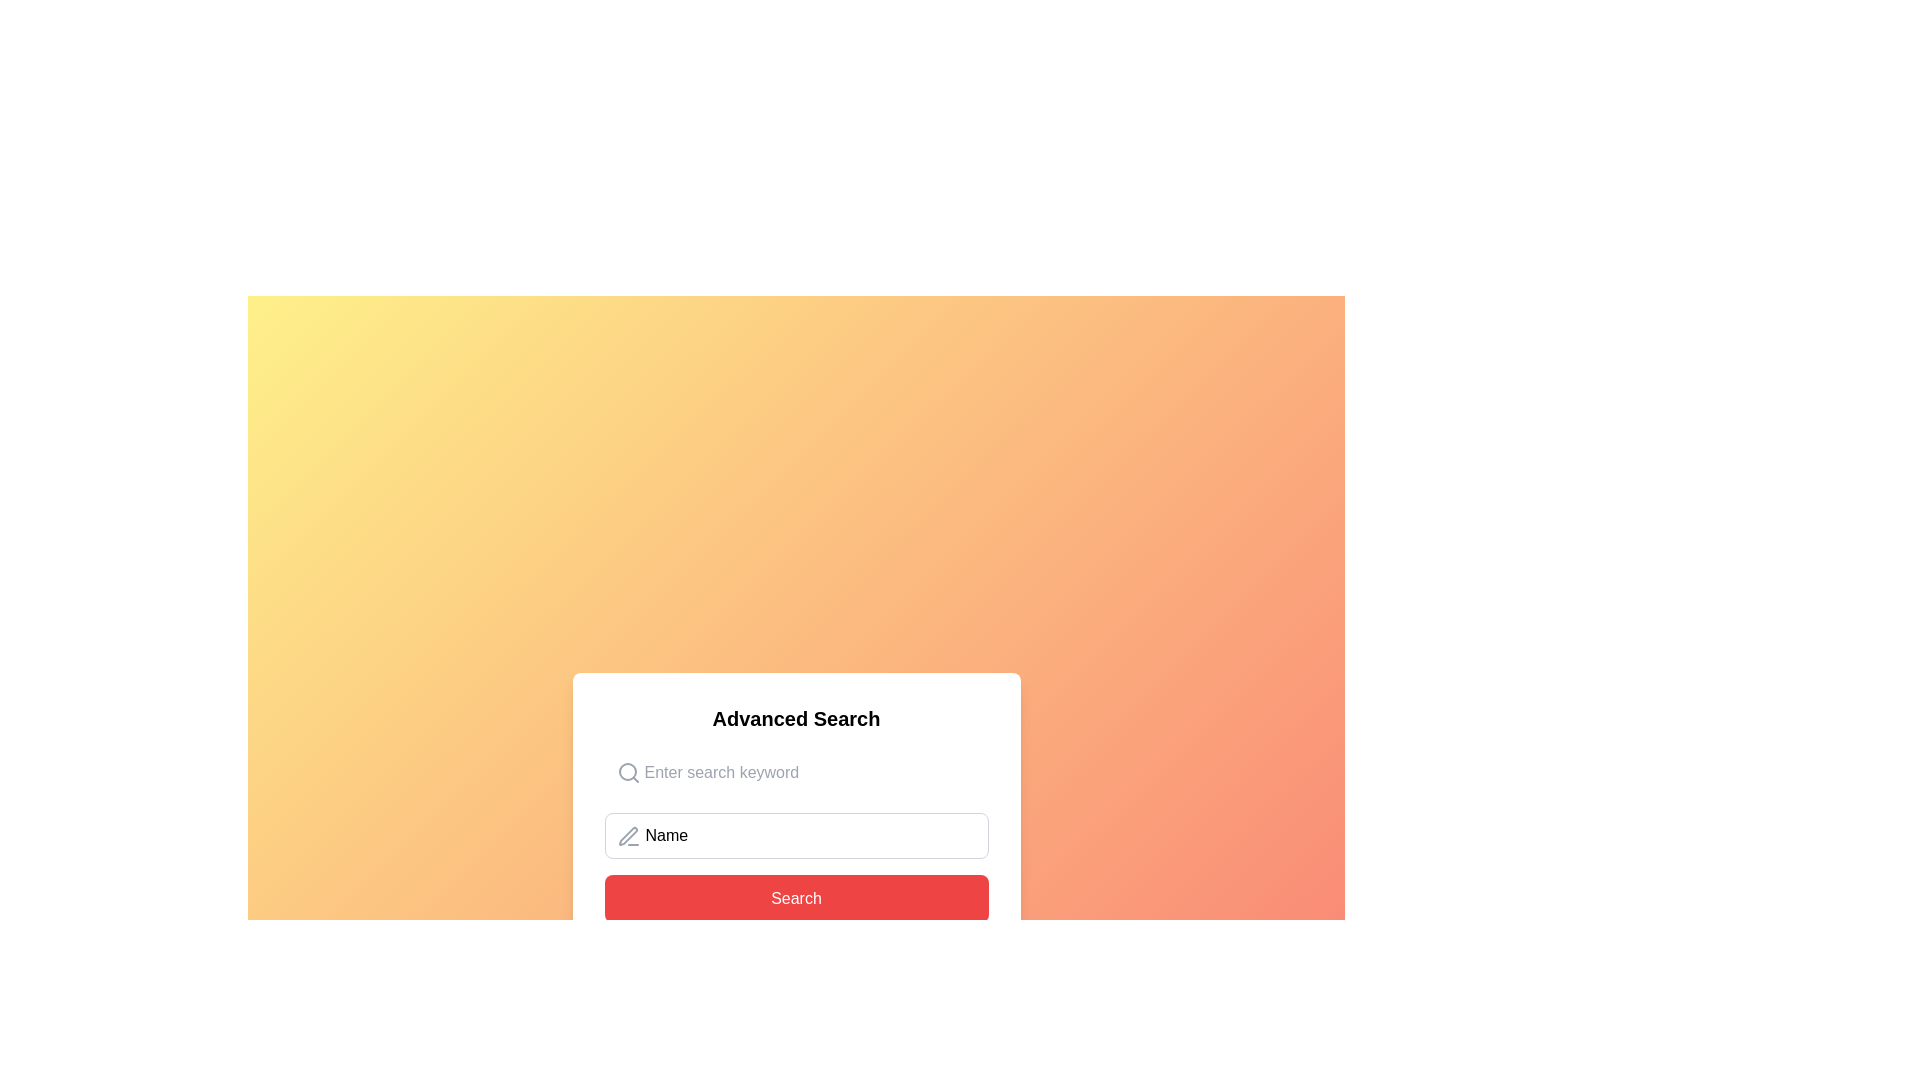 The width and height of the screenshot is (1920, 1080). Describe the element at coordinates (626, 770) in the screenshot. I see `the circular lens of the magnifying glass icon representing search functionality, located in the top-left corner of the white advanced search card` at that location.